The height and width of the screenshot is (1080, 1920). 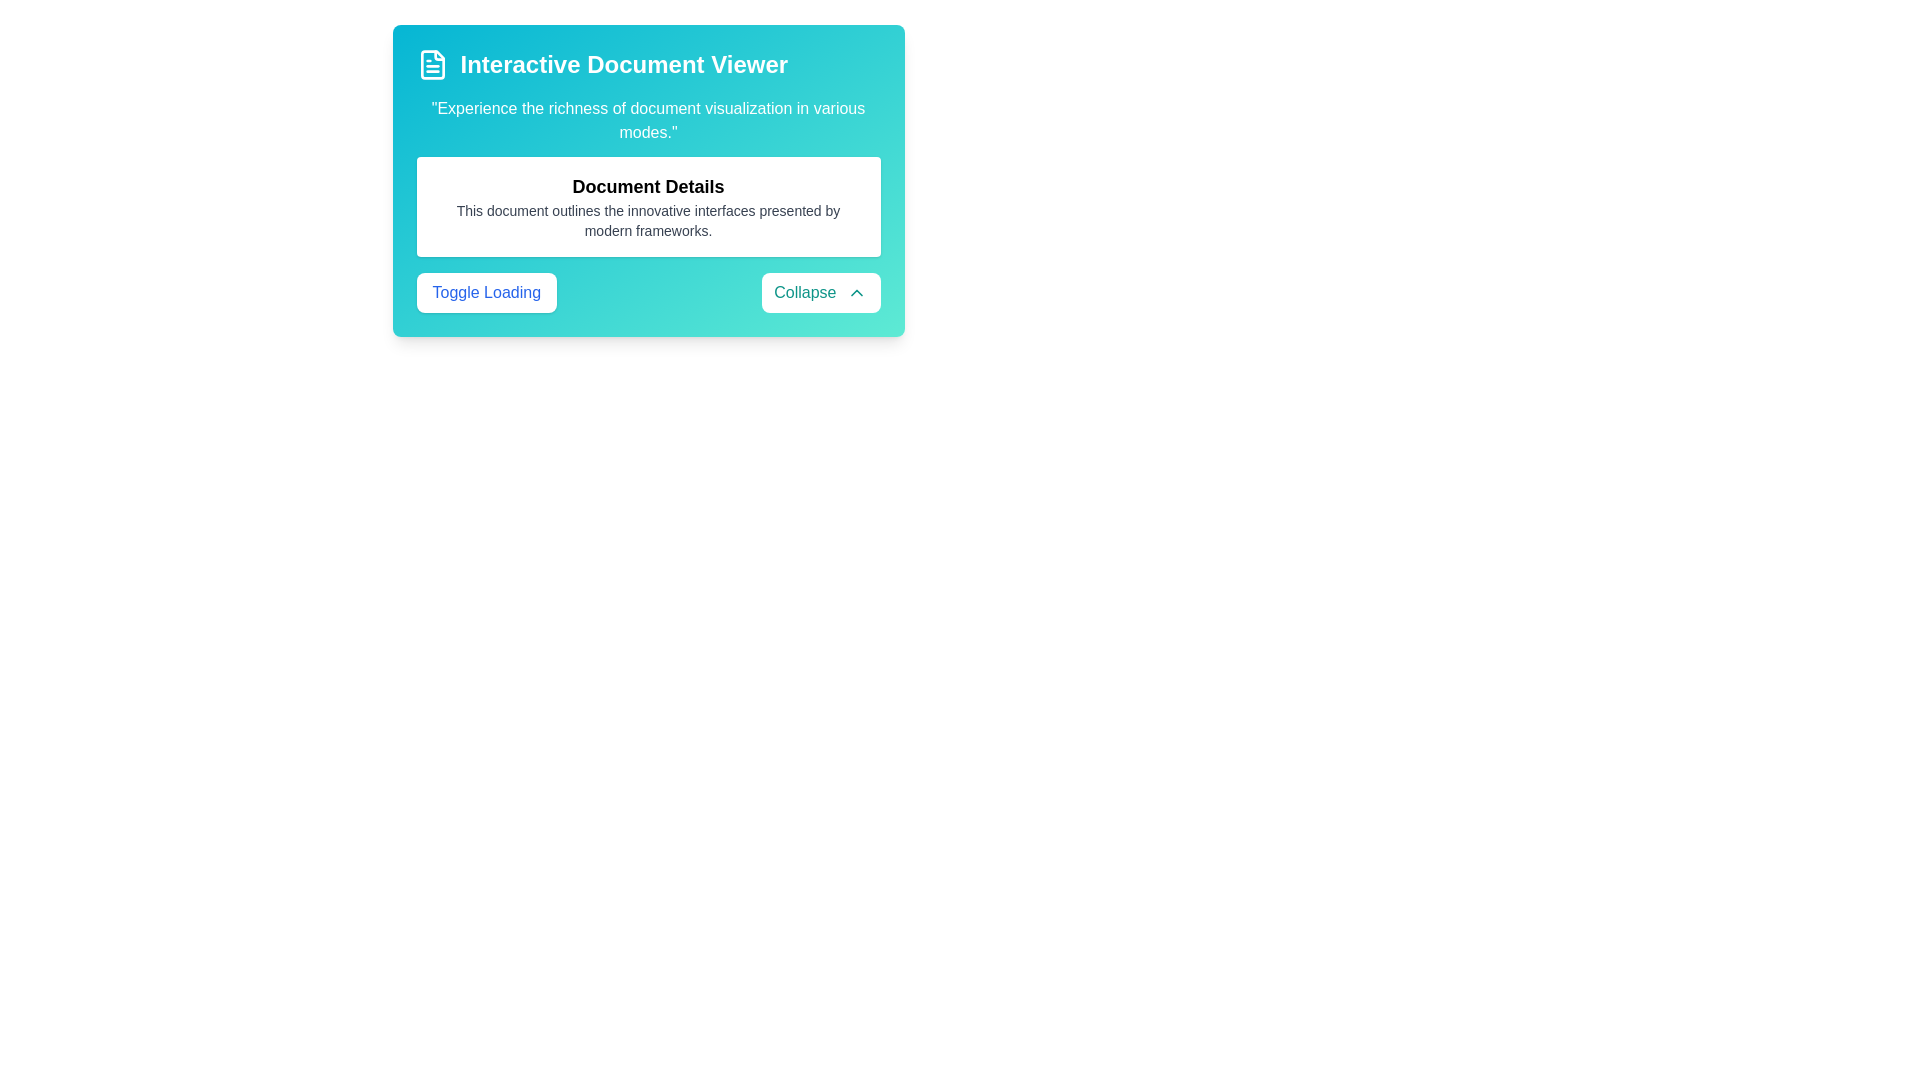 What do you see at coordinates (648, 64) in the screenshot?
I see `the header labeled 'Interactive Document Viewer' with the accompanying document icon, which is styled in white bold font against a cyan gradient background` at bounding box center [648, 64].